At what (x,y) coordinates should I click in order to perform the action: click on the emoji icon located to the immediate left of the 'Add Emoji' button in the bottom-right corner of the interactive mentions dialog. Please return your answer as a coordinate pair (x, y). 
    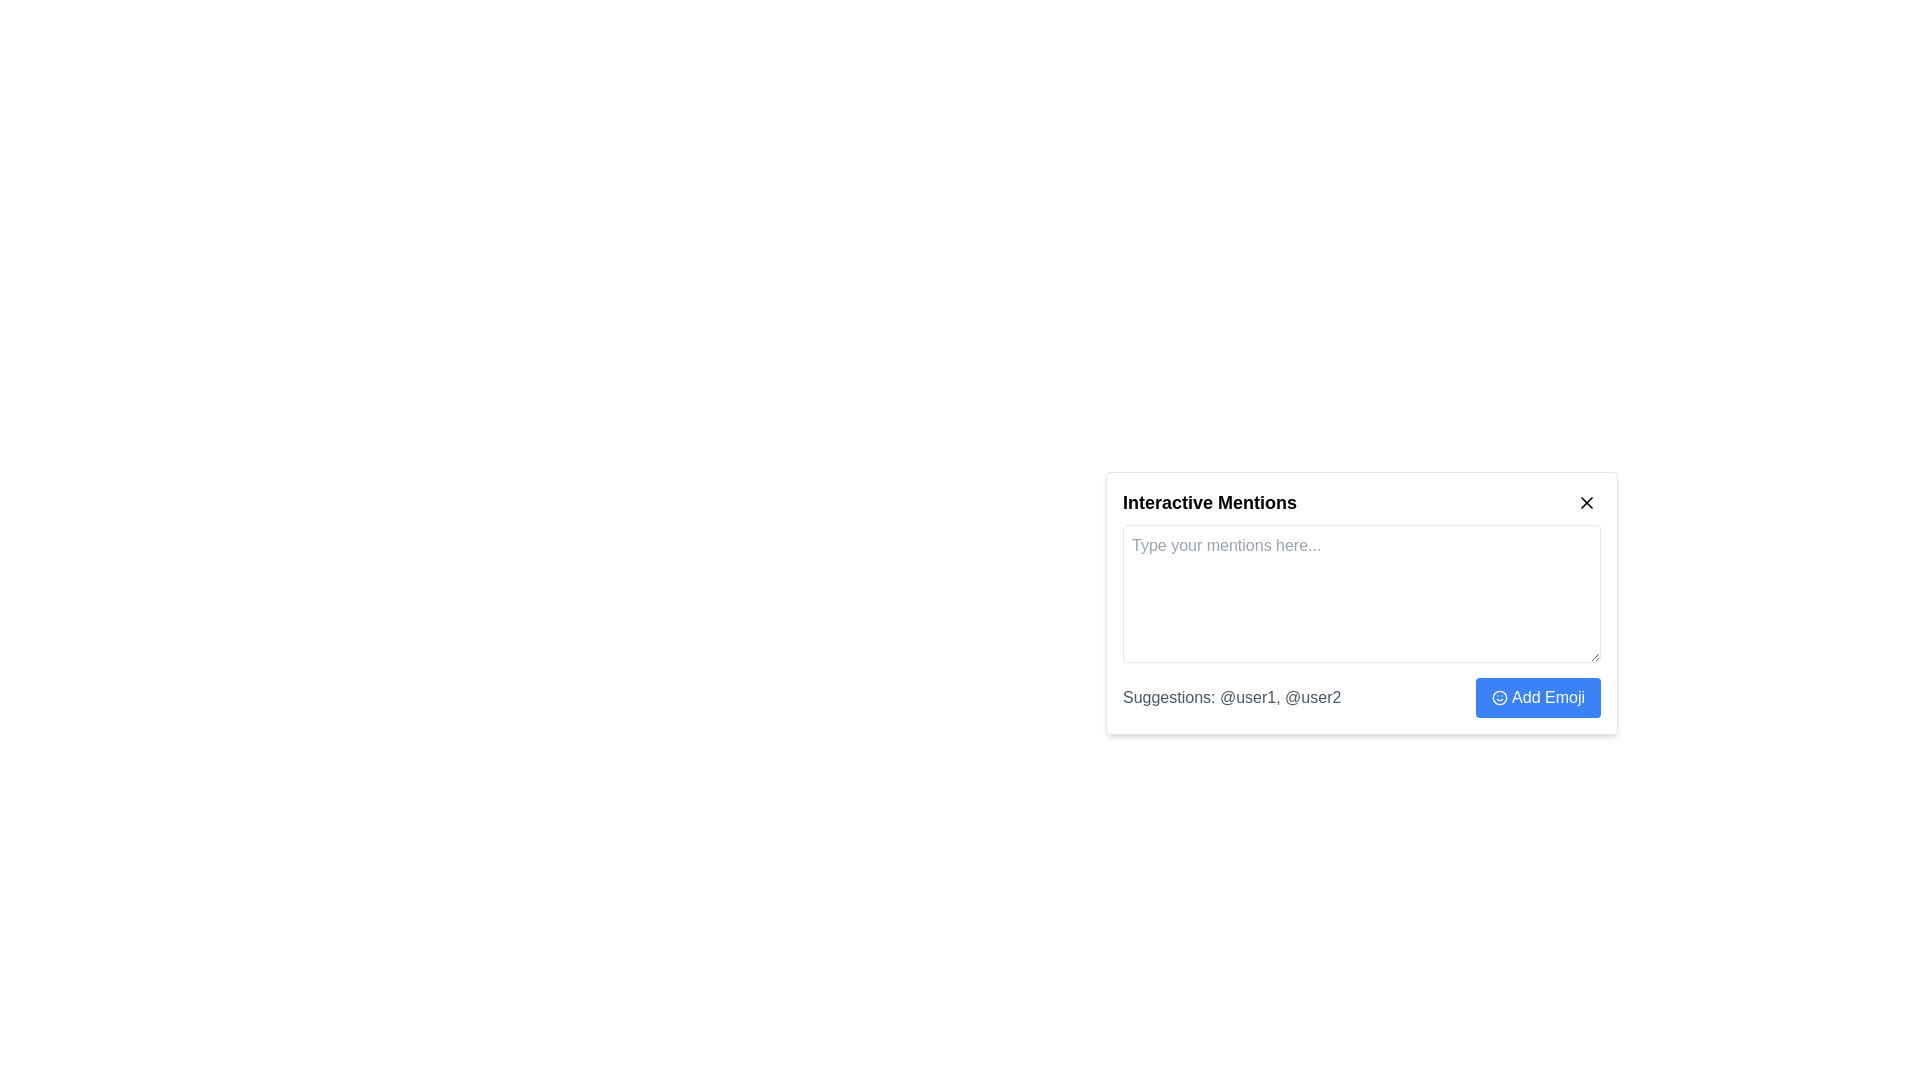
    Looking at the image, I should click on (1500, 697).